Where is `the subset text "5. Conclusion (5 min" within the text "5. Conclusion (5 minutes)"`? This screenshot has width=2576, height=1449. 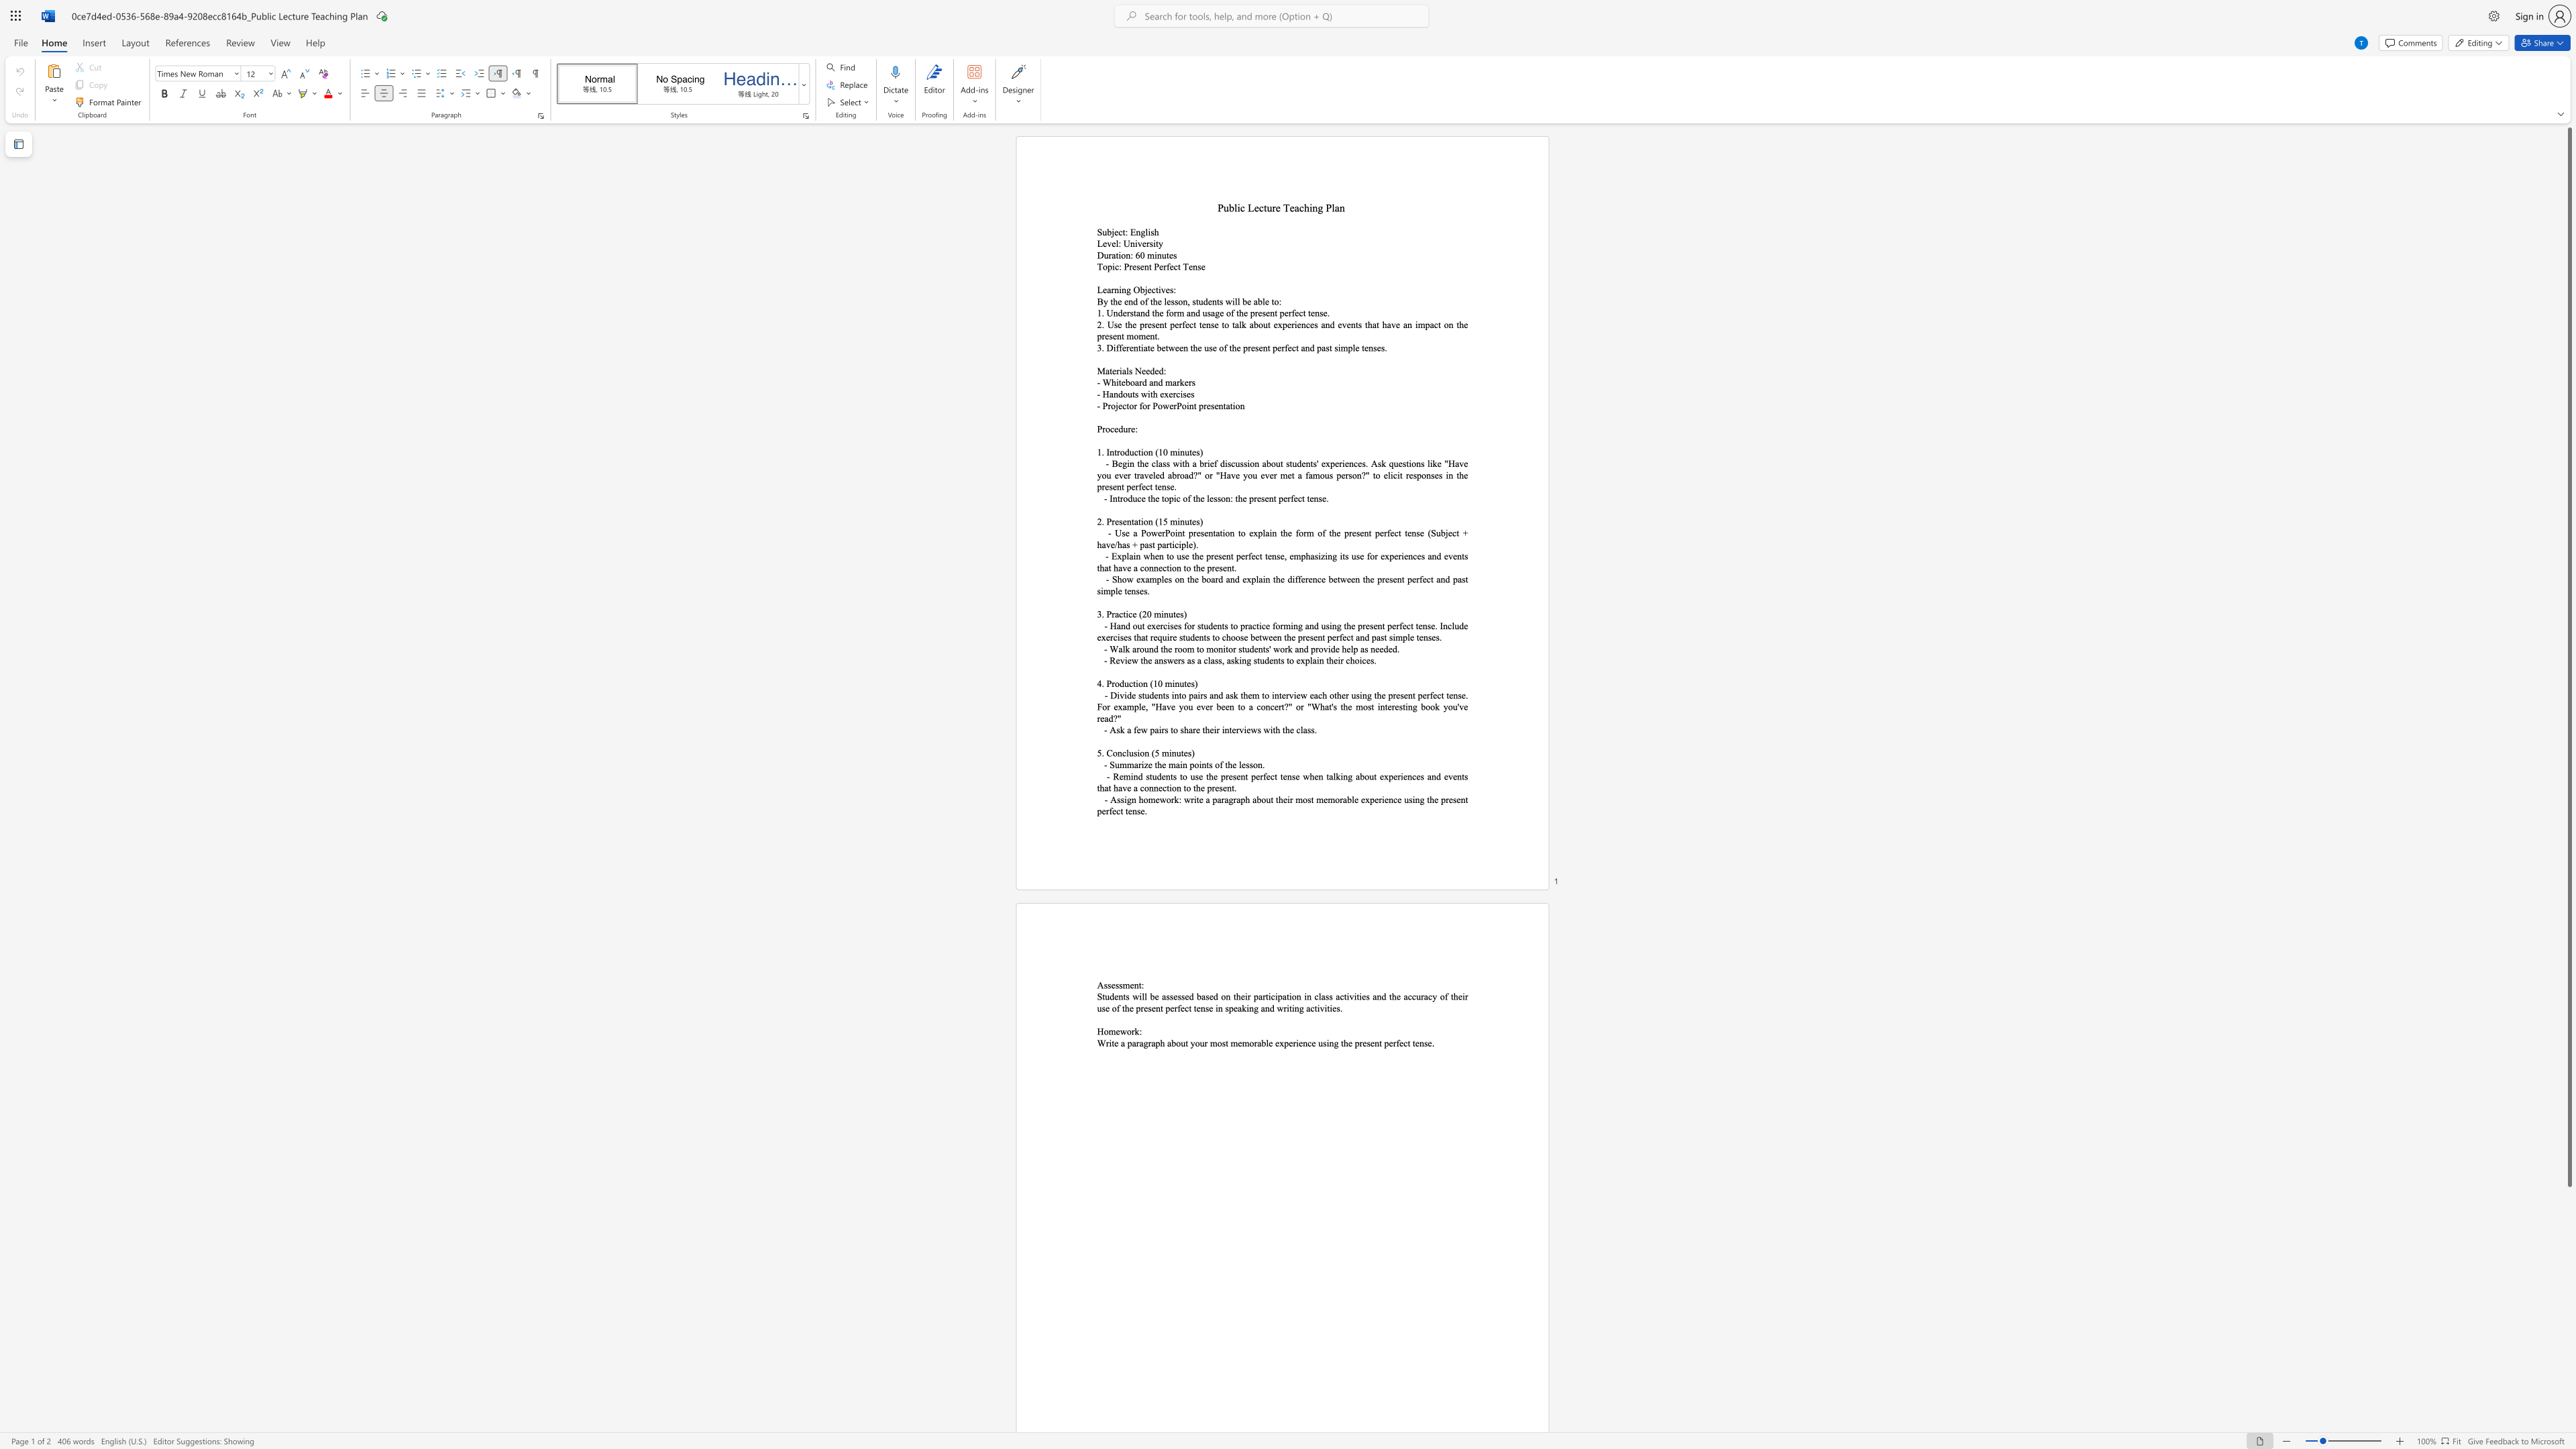 the subset text "5. Conclusion (5 min" within the text "5. Conclusion (5 minutes)" is located at coordinates (1096, 752).